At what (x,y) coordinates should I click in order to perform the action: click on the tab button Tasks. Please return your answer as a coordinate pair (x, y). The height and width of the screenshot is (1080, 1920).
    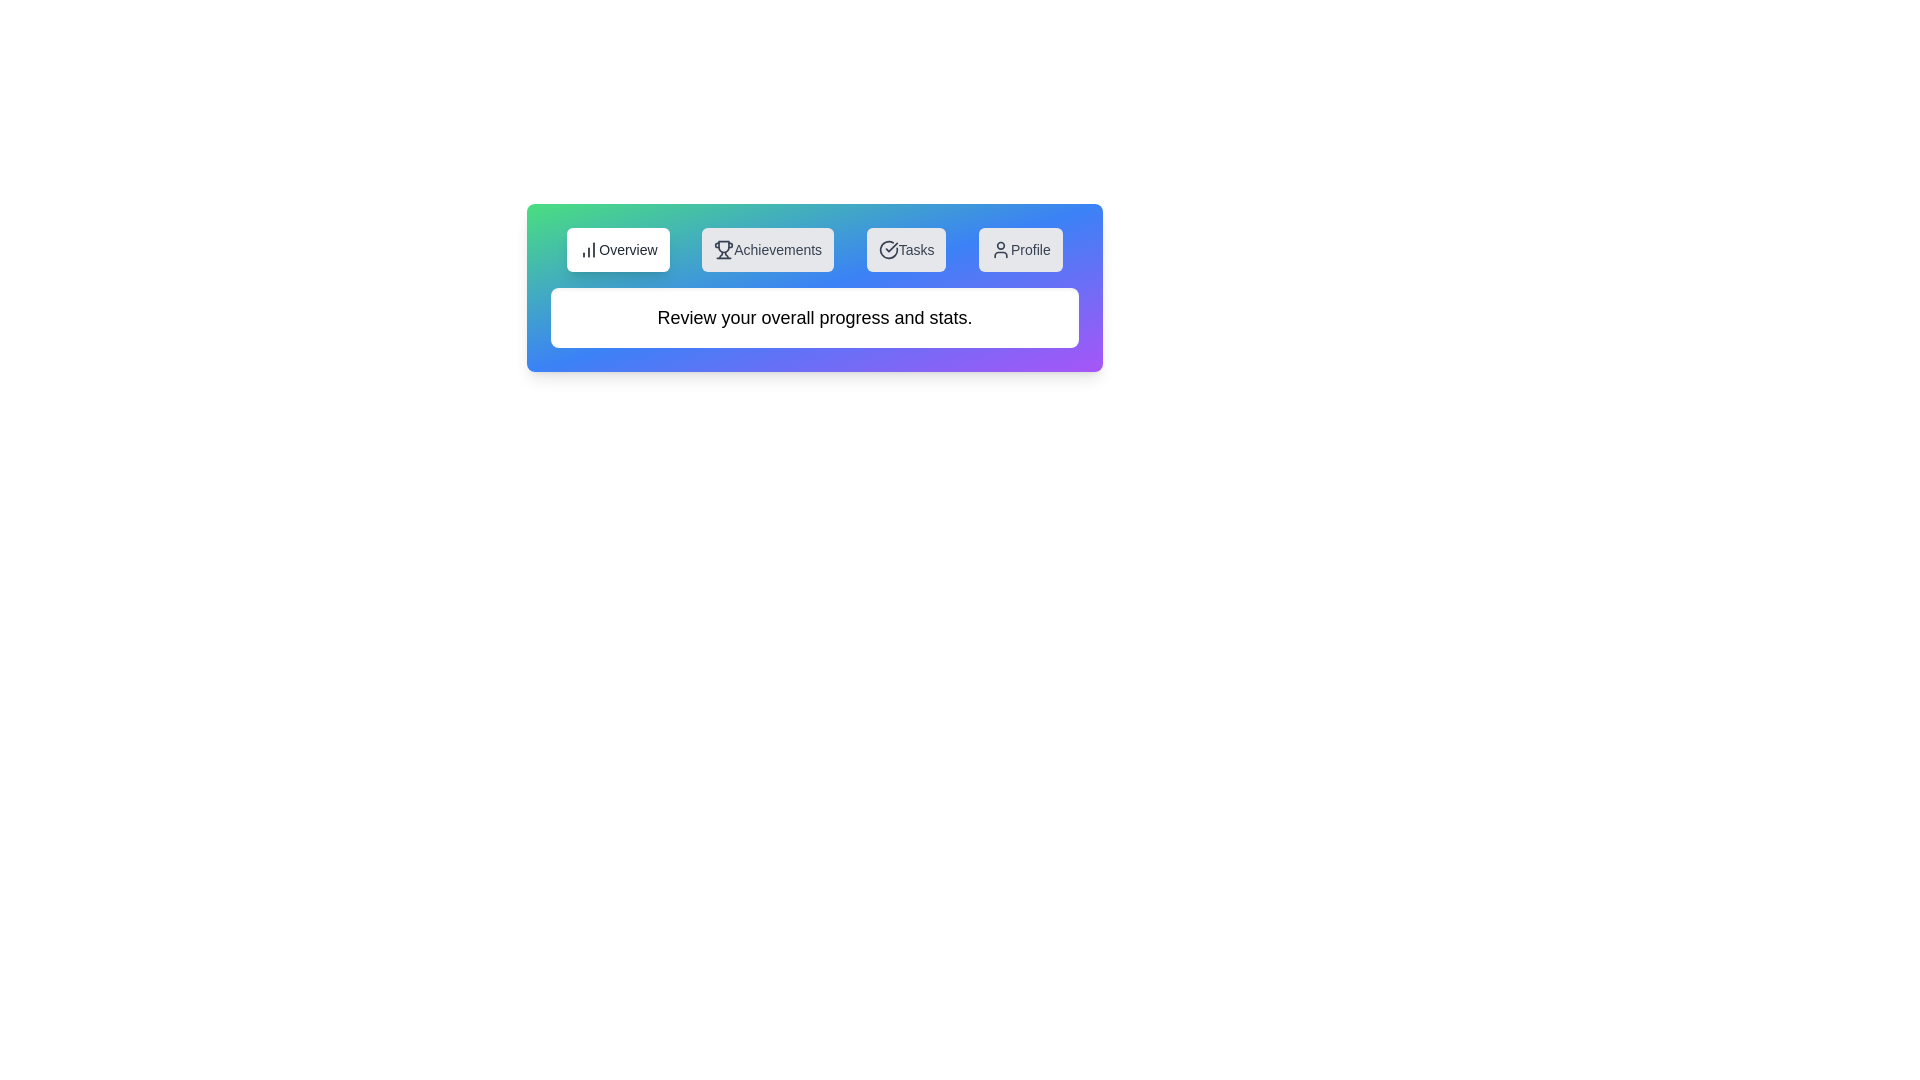
    Looking at the image, I should click on (905, 249).